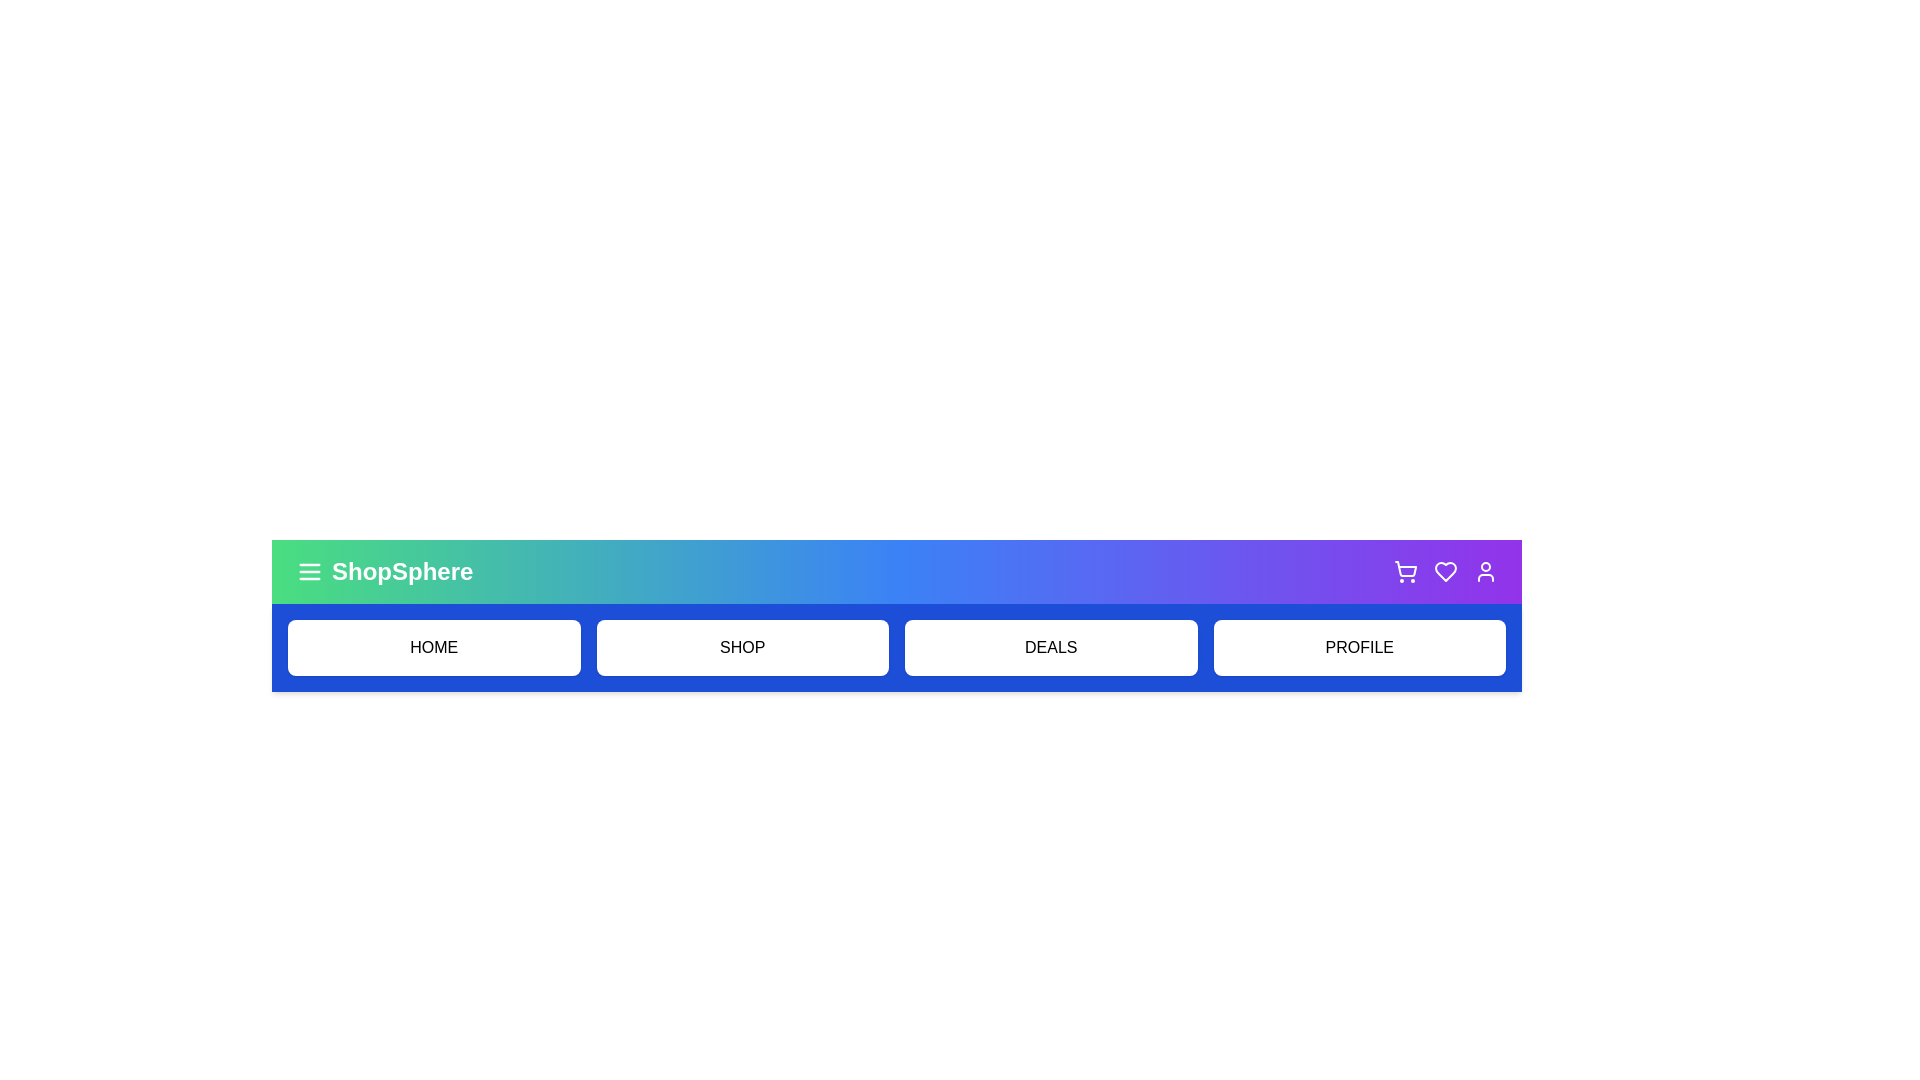 The image size is (1920, 1080). What do you see at coordinates (741, 648) in the screenshot?
I see `the 'Shop' menu item` at bounding box center [741, 648].